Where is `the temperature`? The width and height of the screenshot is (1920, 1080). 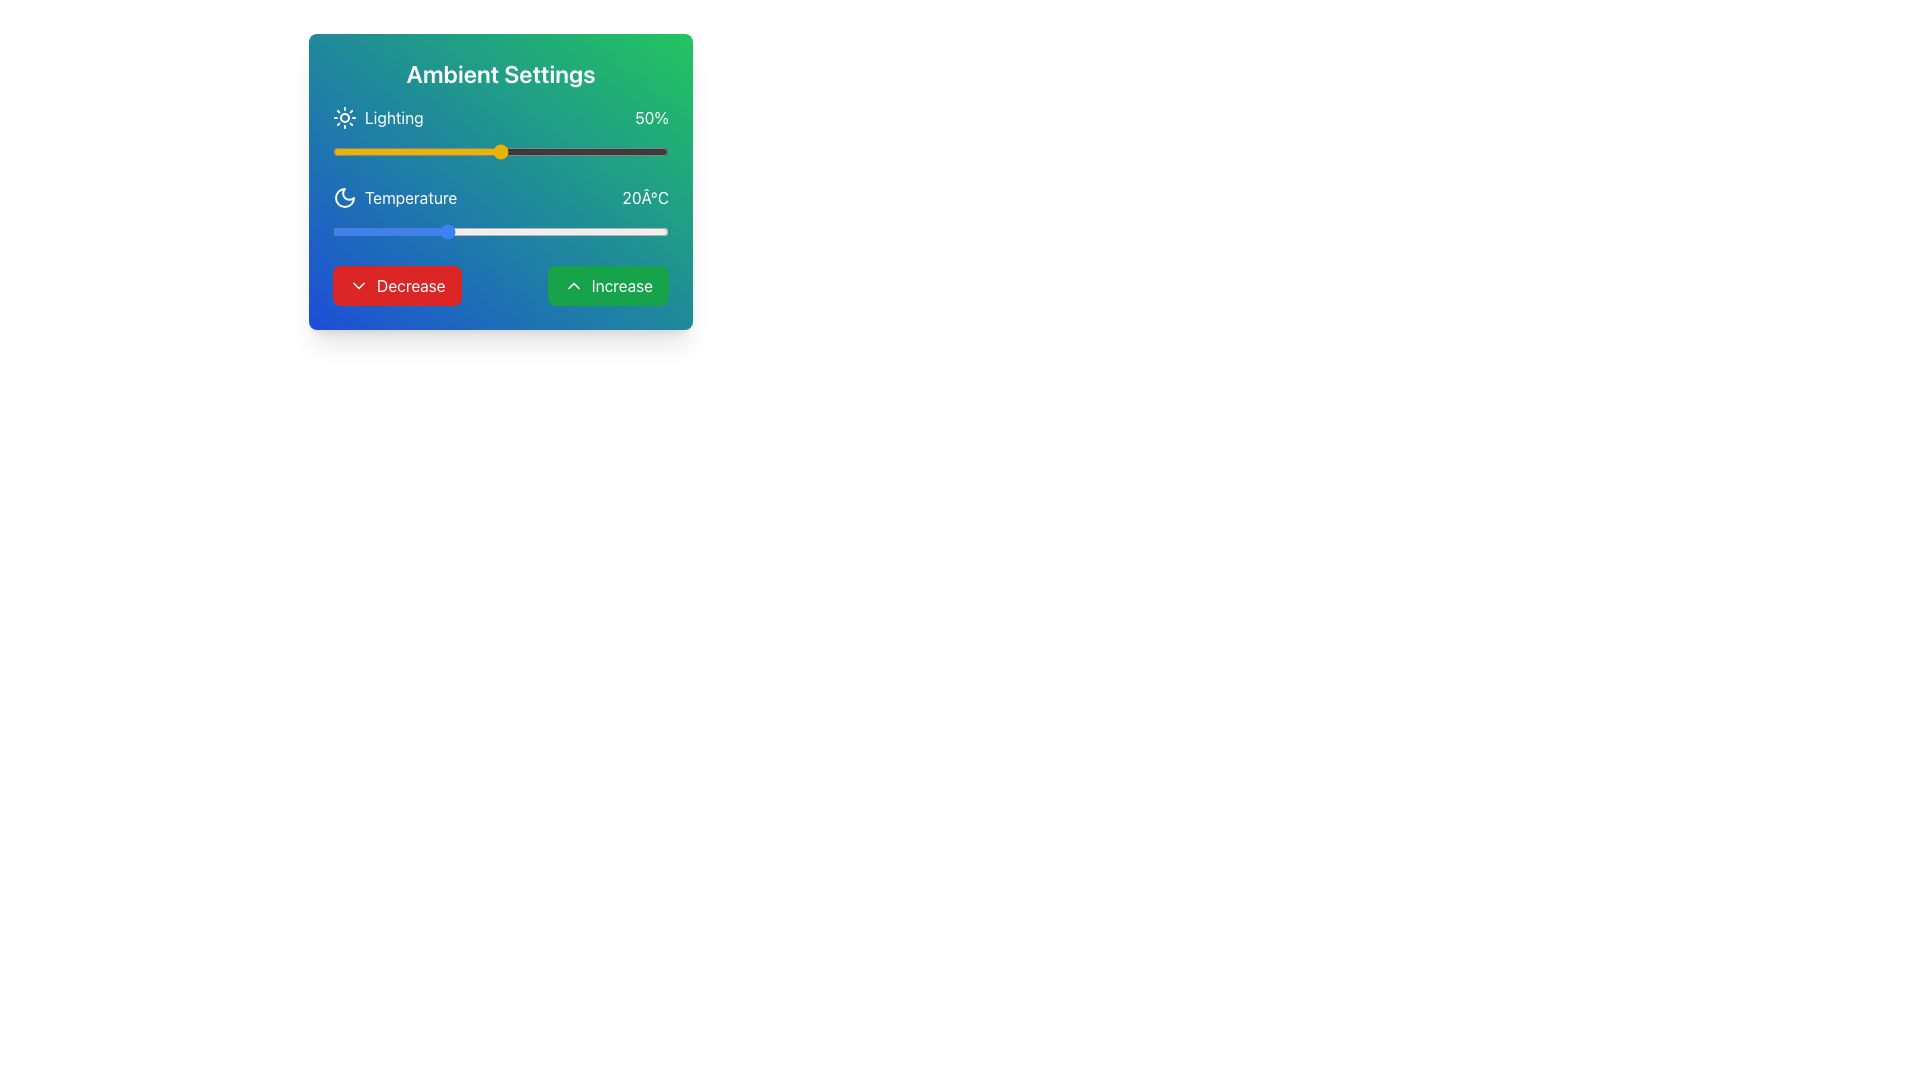
the temperature is located at coordinates (377, 230).